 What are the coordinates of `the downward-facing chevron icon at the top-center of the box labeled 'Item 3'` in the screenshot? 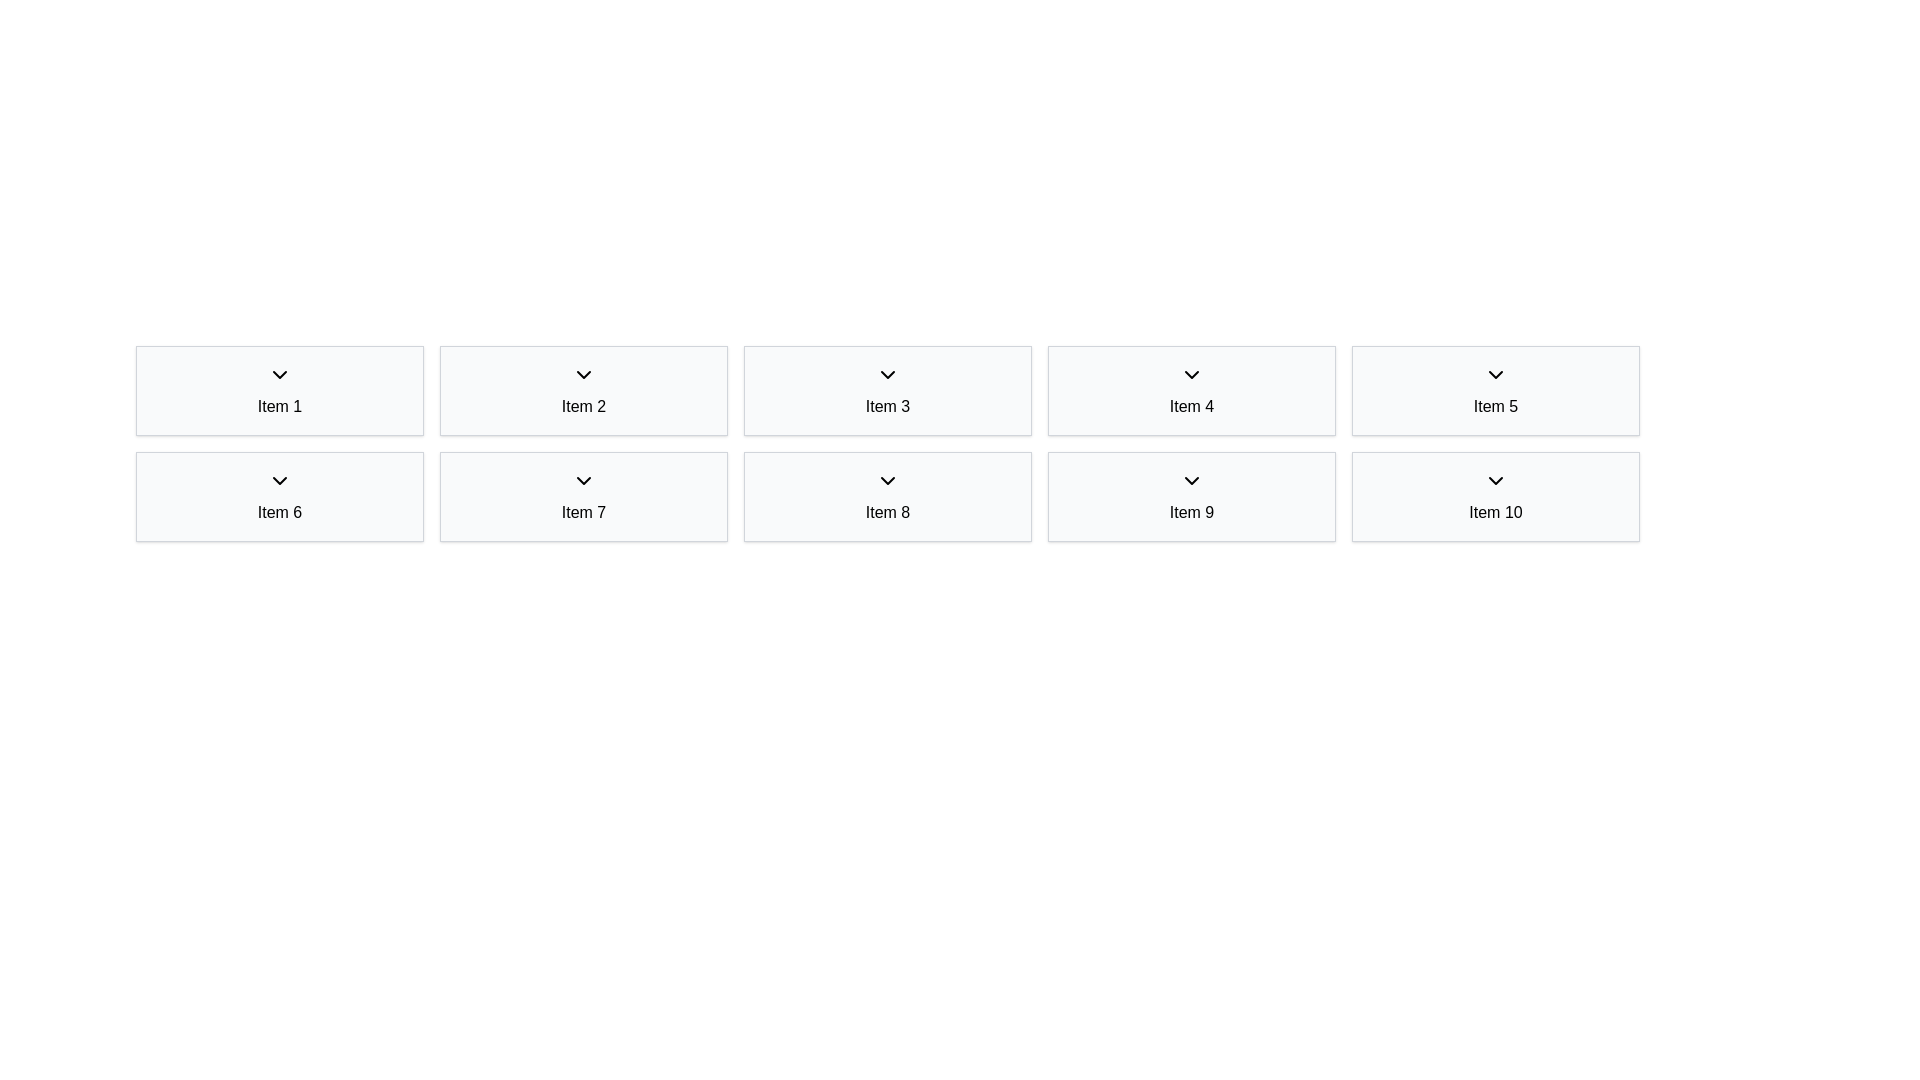 It's located at (887, 374).